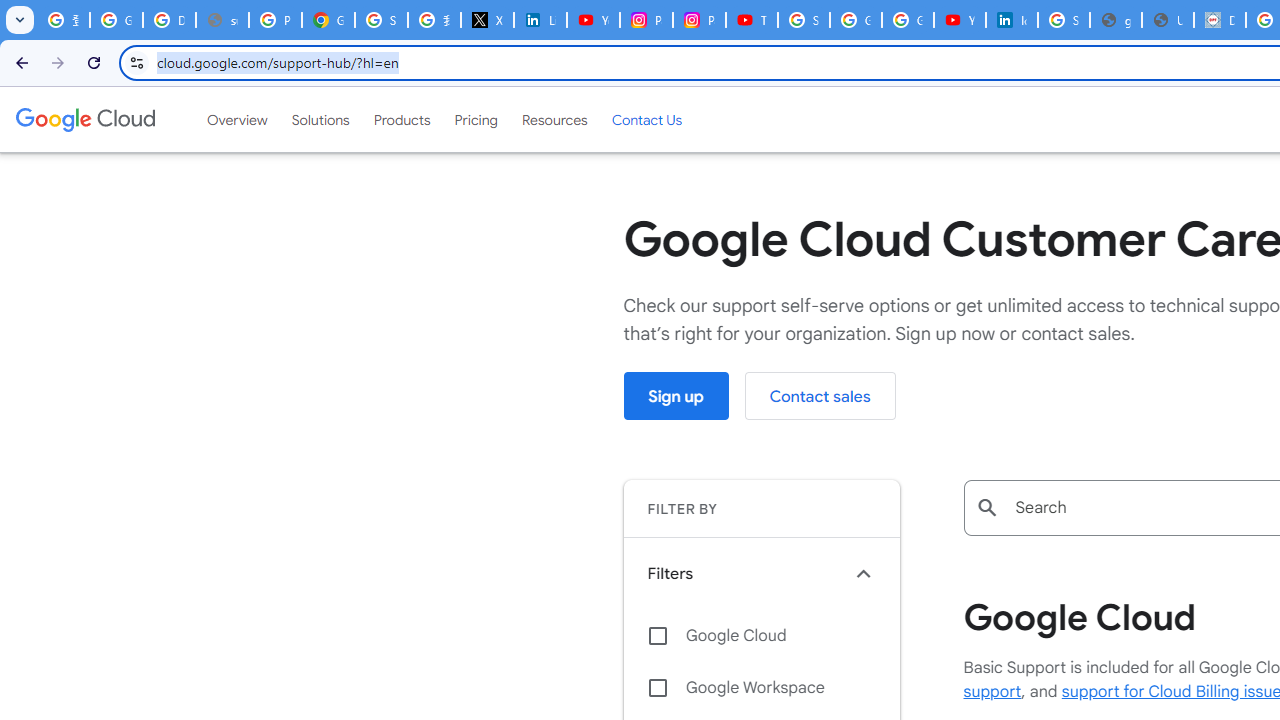 This screenshot has height=720, width=1280. I want to click on 'Resources', so click(554, 119).